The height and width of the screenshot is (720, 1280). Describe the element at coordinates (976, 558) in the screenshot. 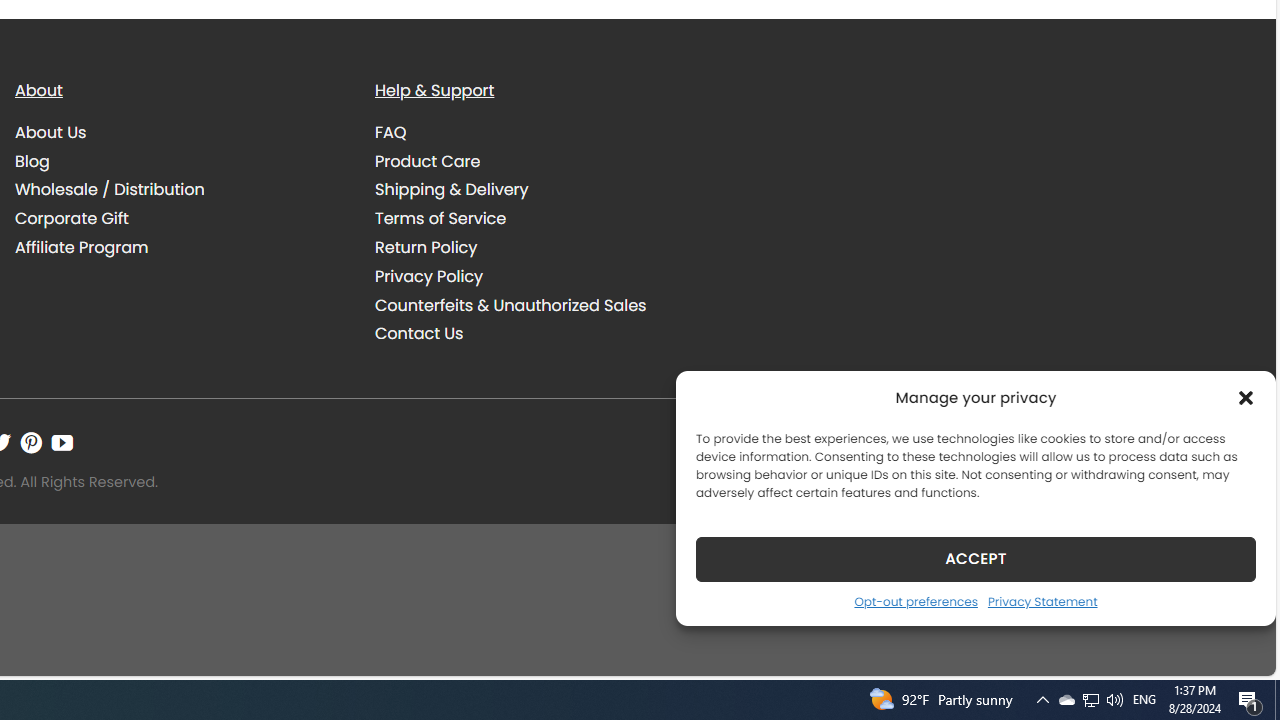

I see `'ACCEPT'` at that location.